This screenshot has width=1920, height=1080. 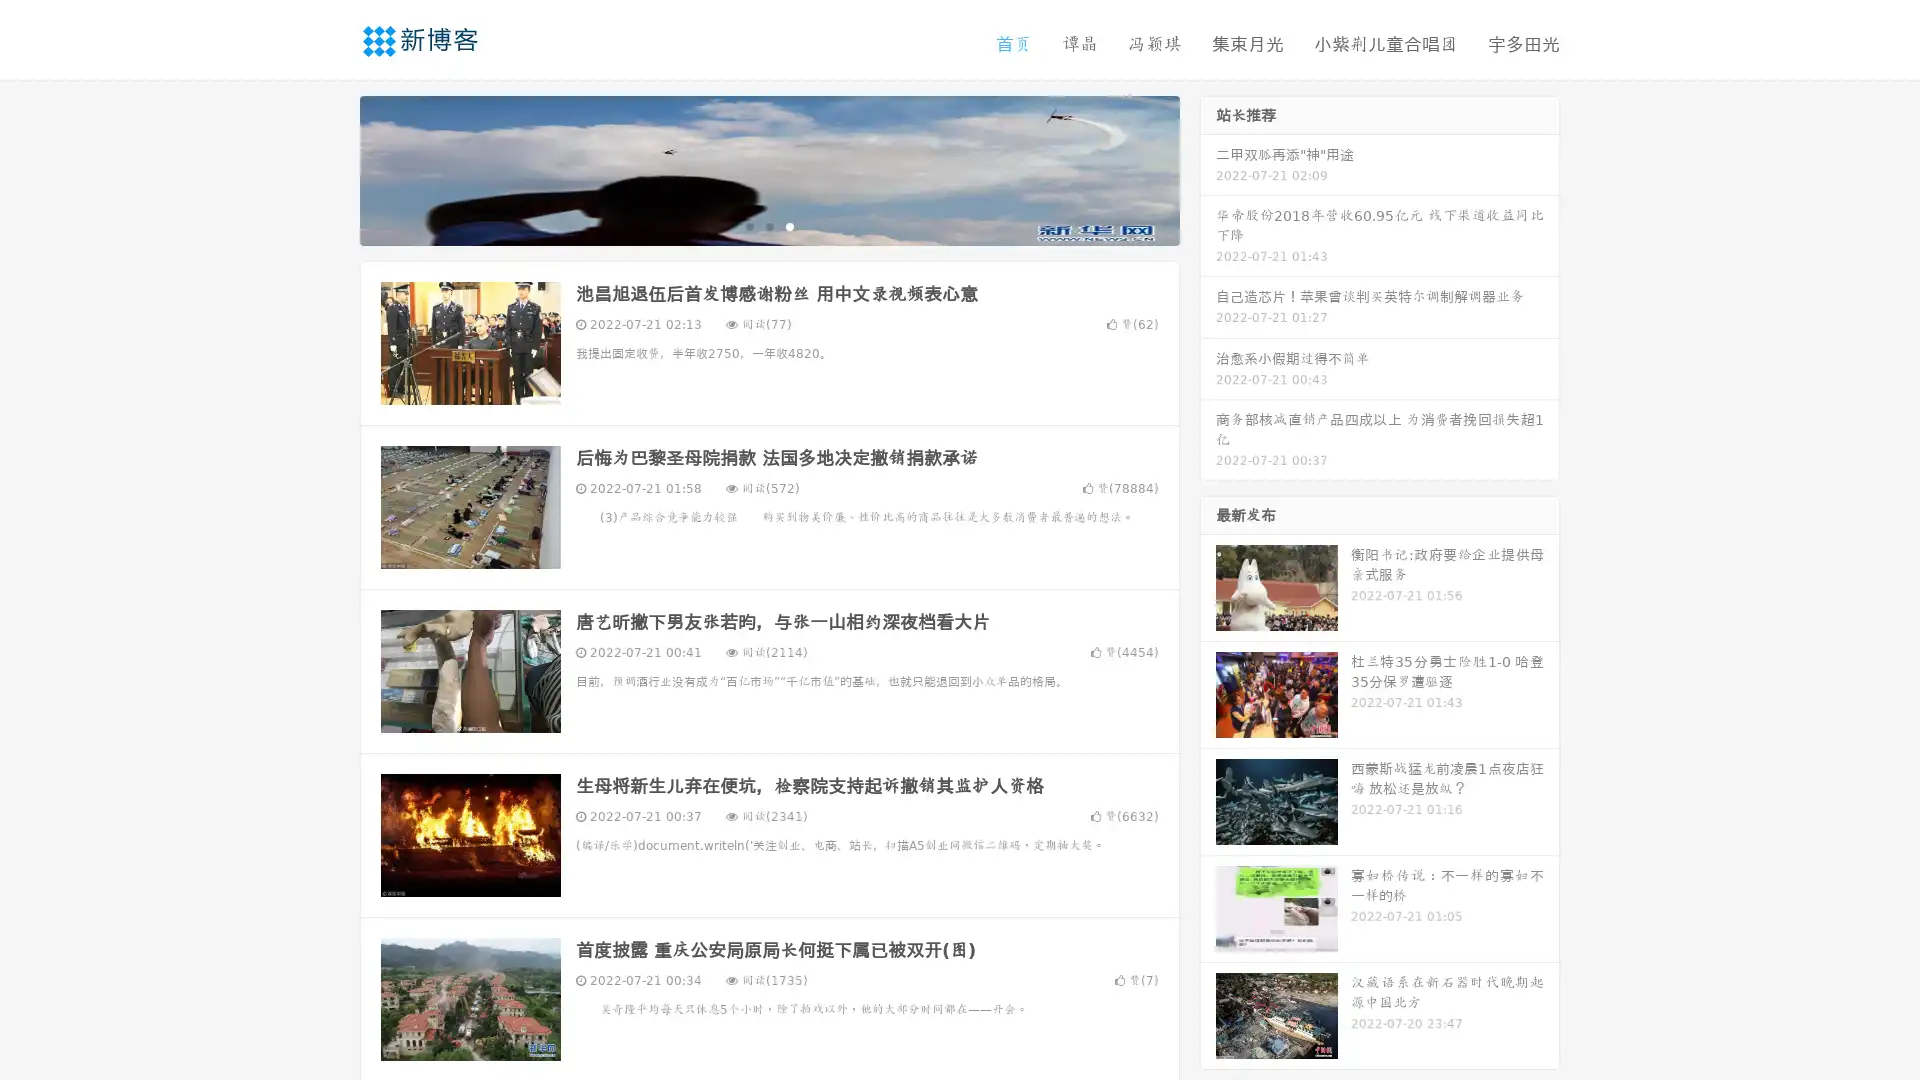 I want to click on Previous slide, so click(x=330, y=168).